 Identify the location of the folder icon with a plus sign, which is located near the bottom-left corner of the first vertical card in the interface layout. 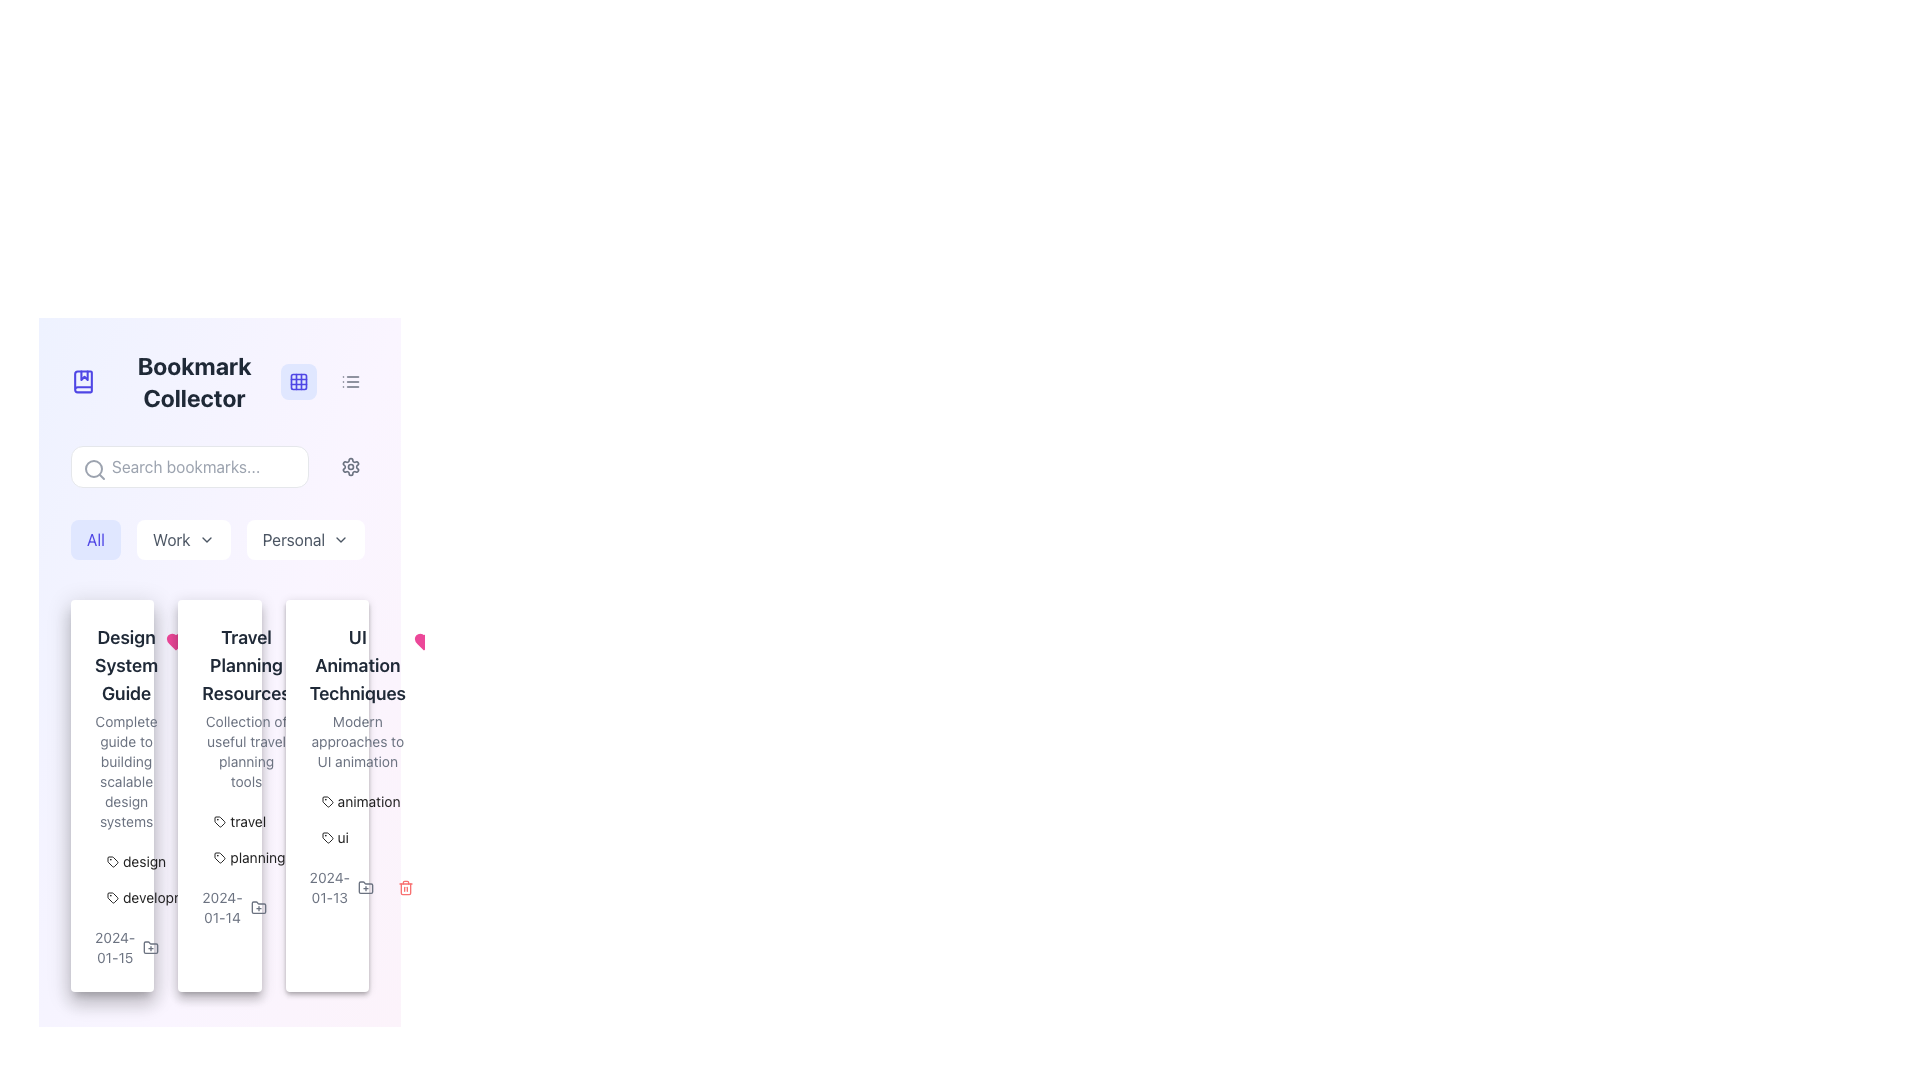
(150, 946).